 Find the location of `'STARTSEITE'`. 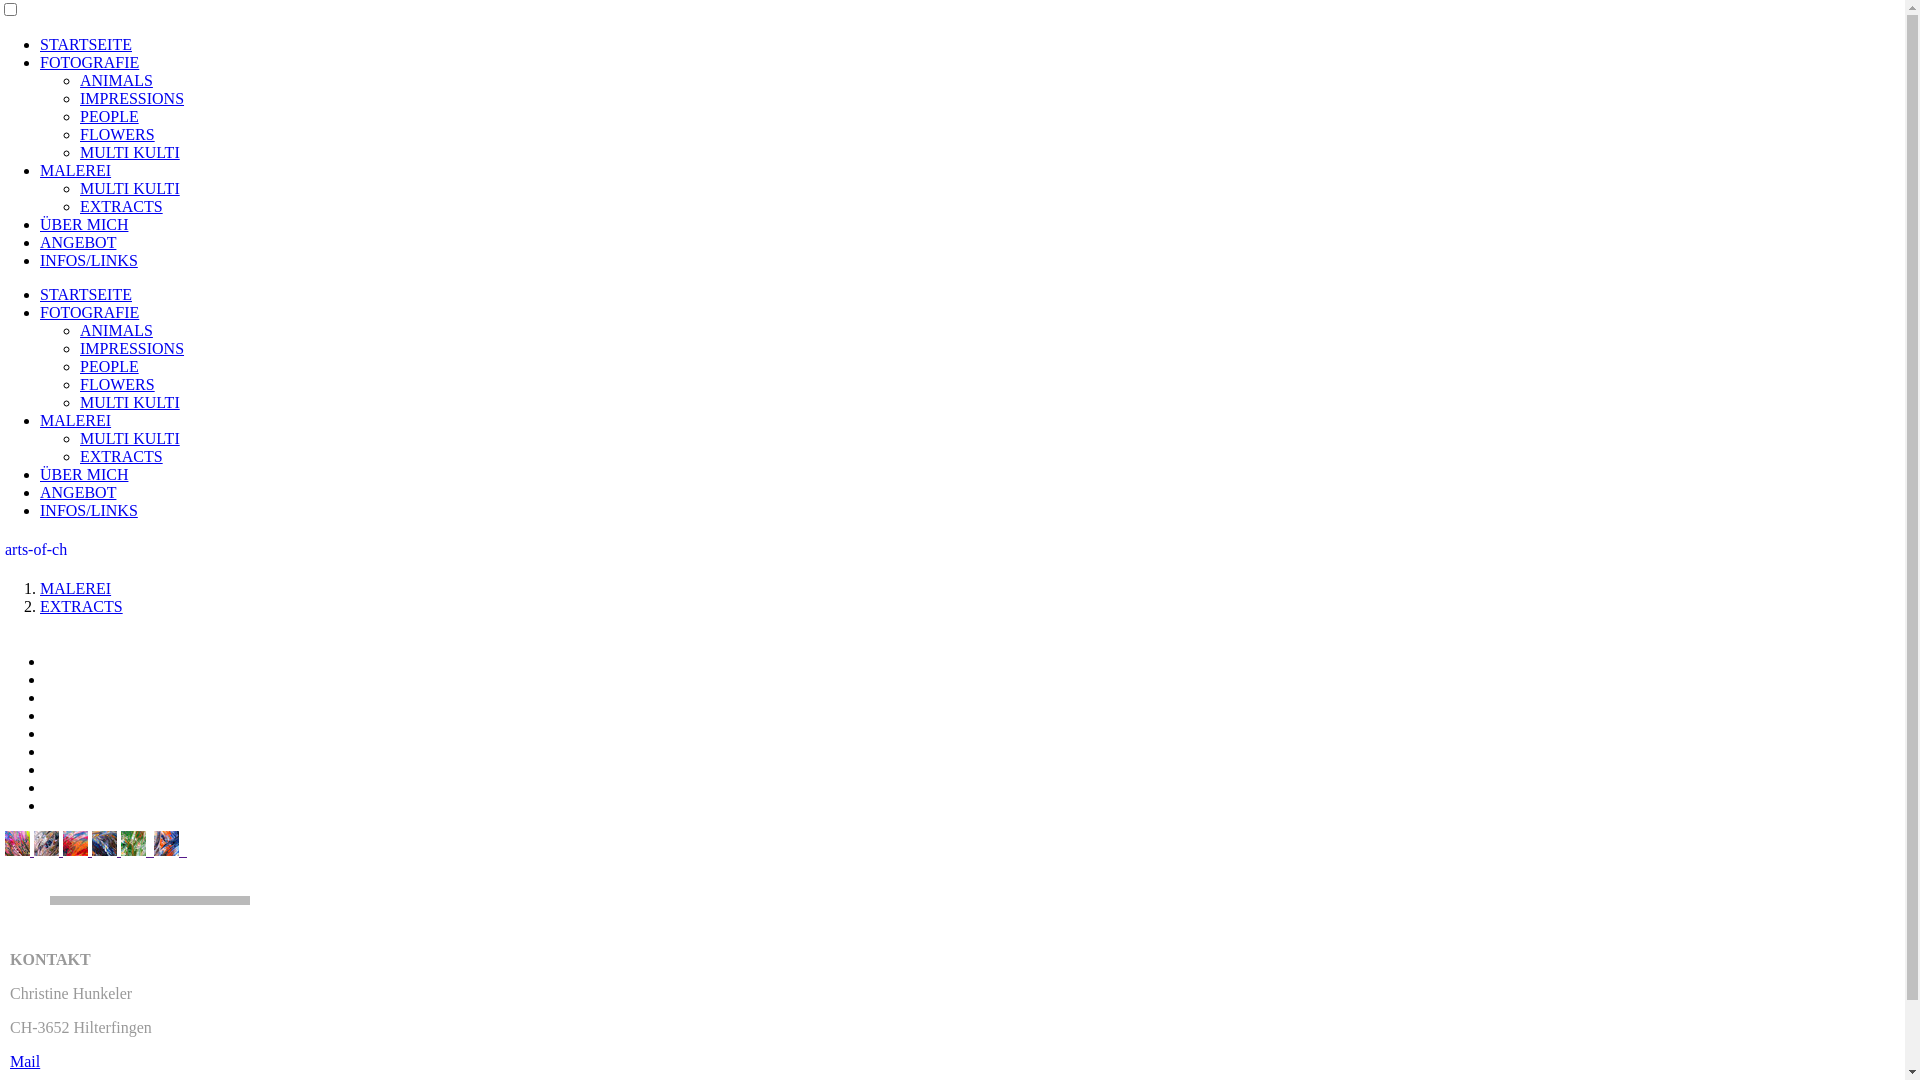

'STARTSEITE' is located at coordinates (85, 294).